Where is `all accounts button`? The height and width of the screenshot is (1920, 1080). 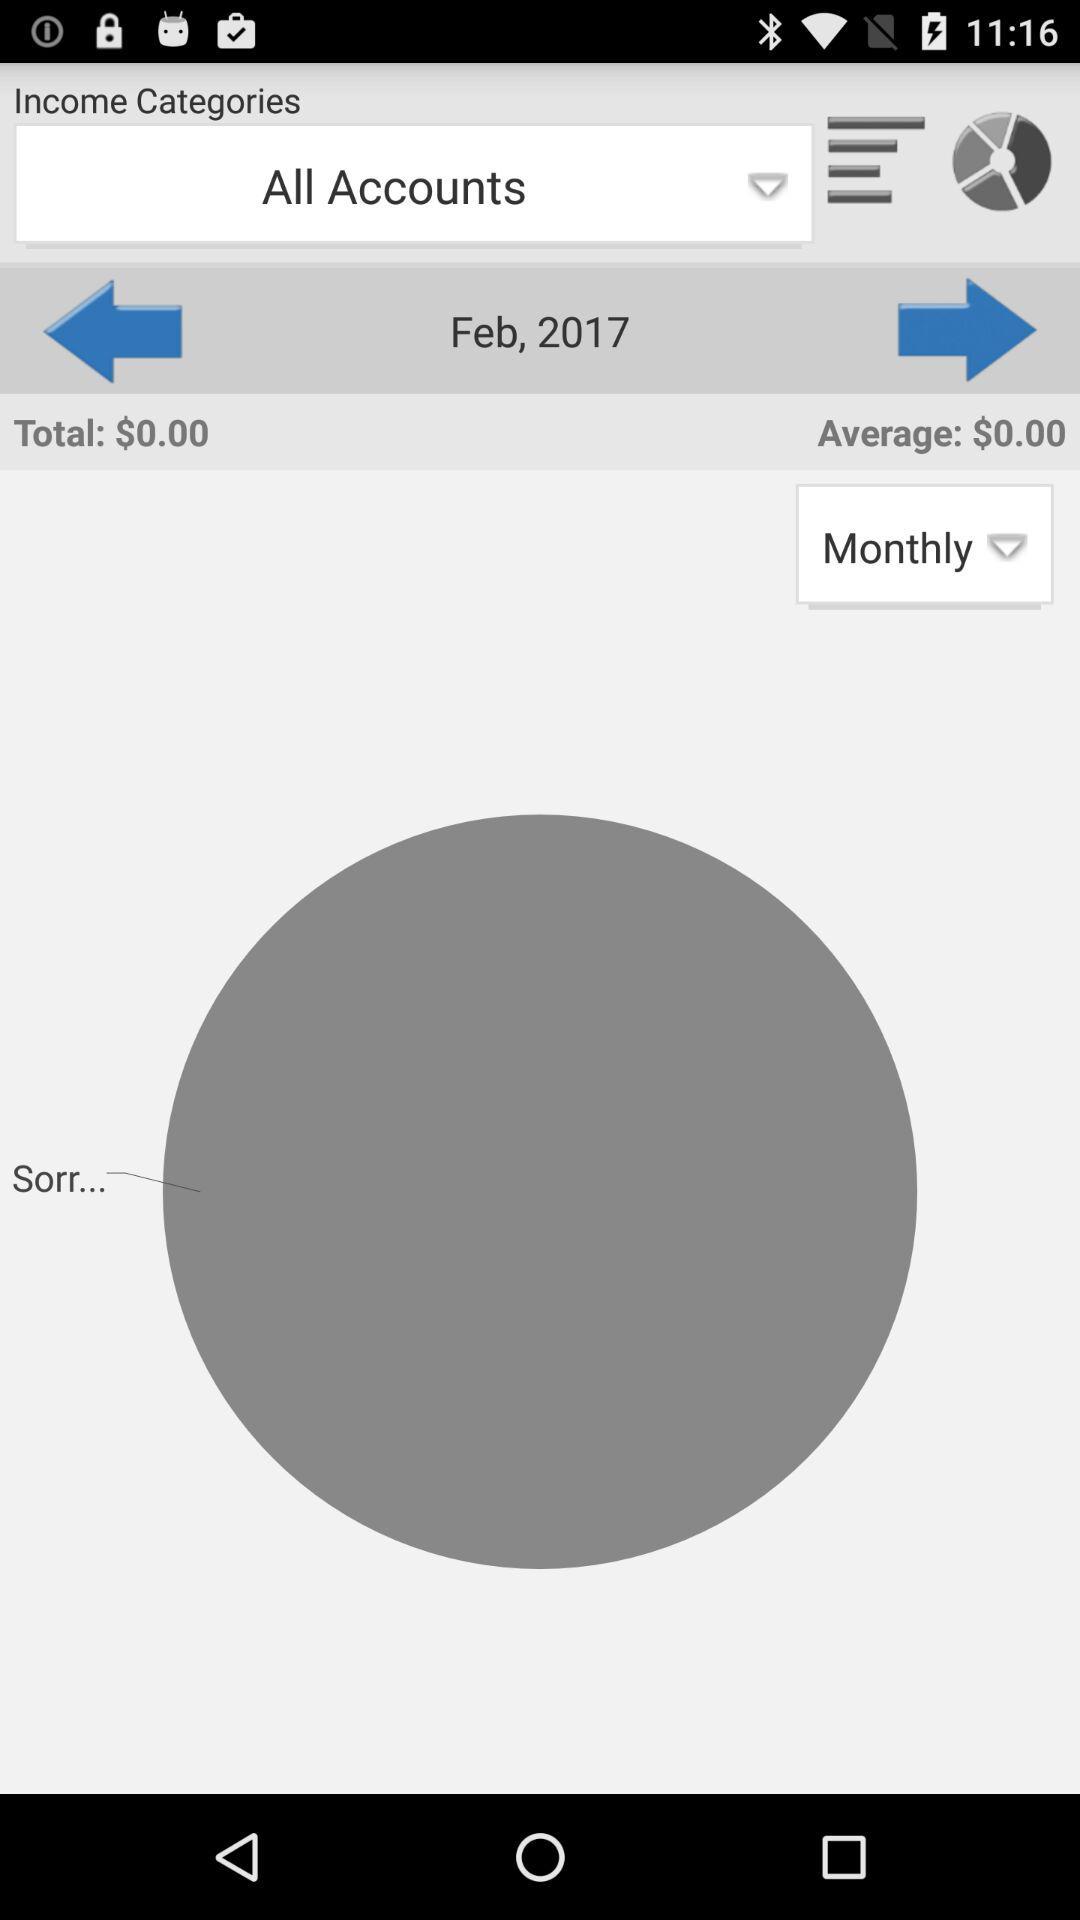 all accounts button is located at coordinates (412, 186).